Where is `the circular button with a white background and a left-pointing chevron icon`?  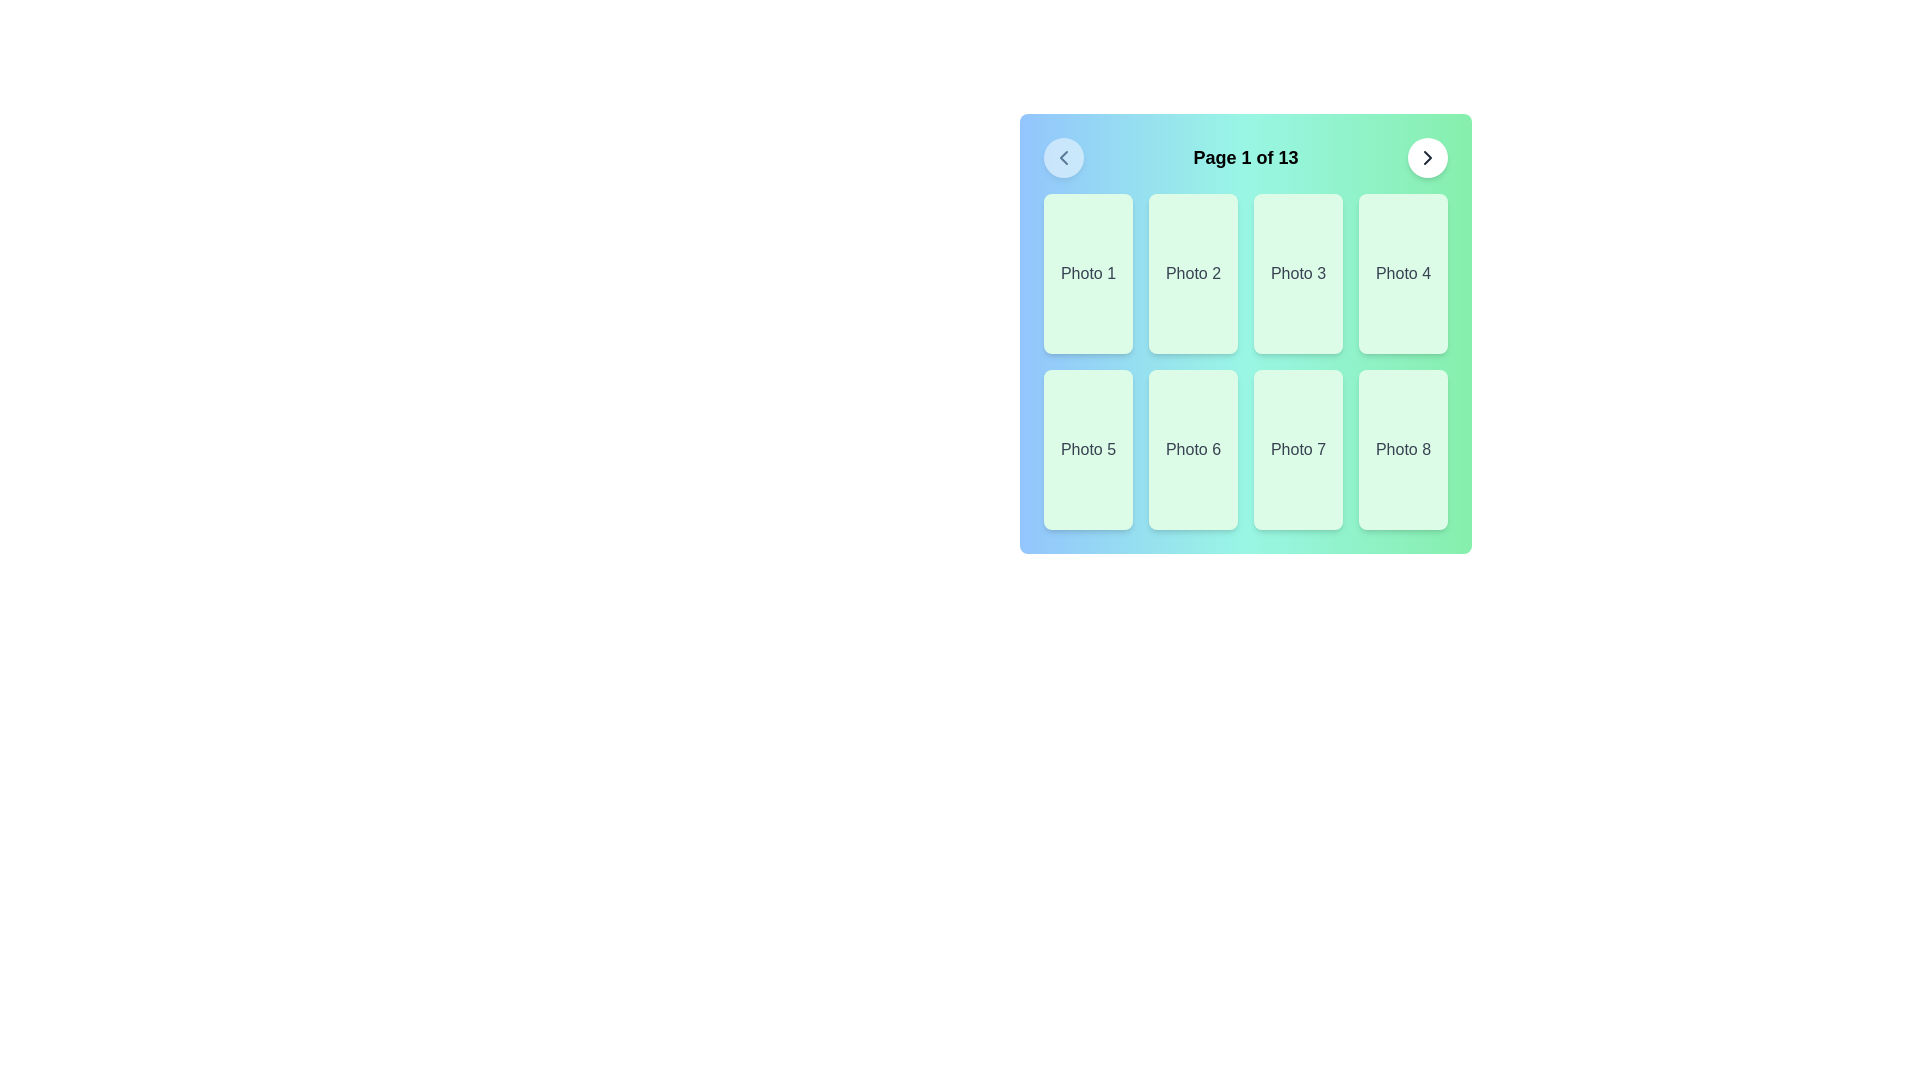 the circular button with a white background and a left-pointing chevron icon is located at coordinates (1063, 157).